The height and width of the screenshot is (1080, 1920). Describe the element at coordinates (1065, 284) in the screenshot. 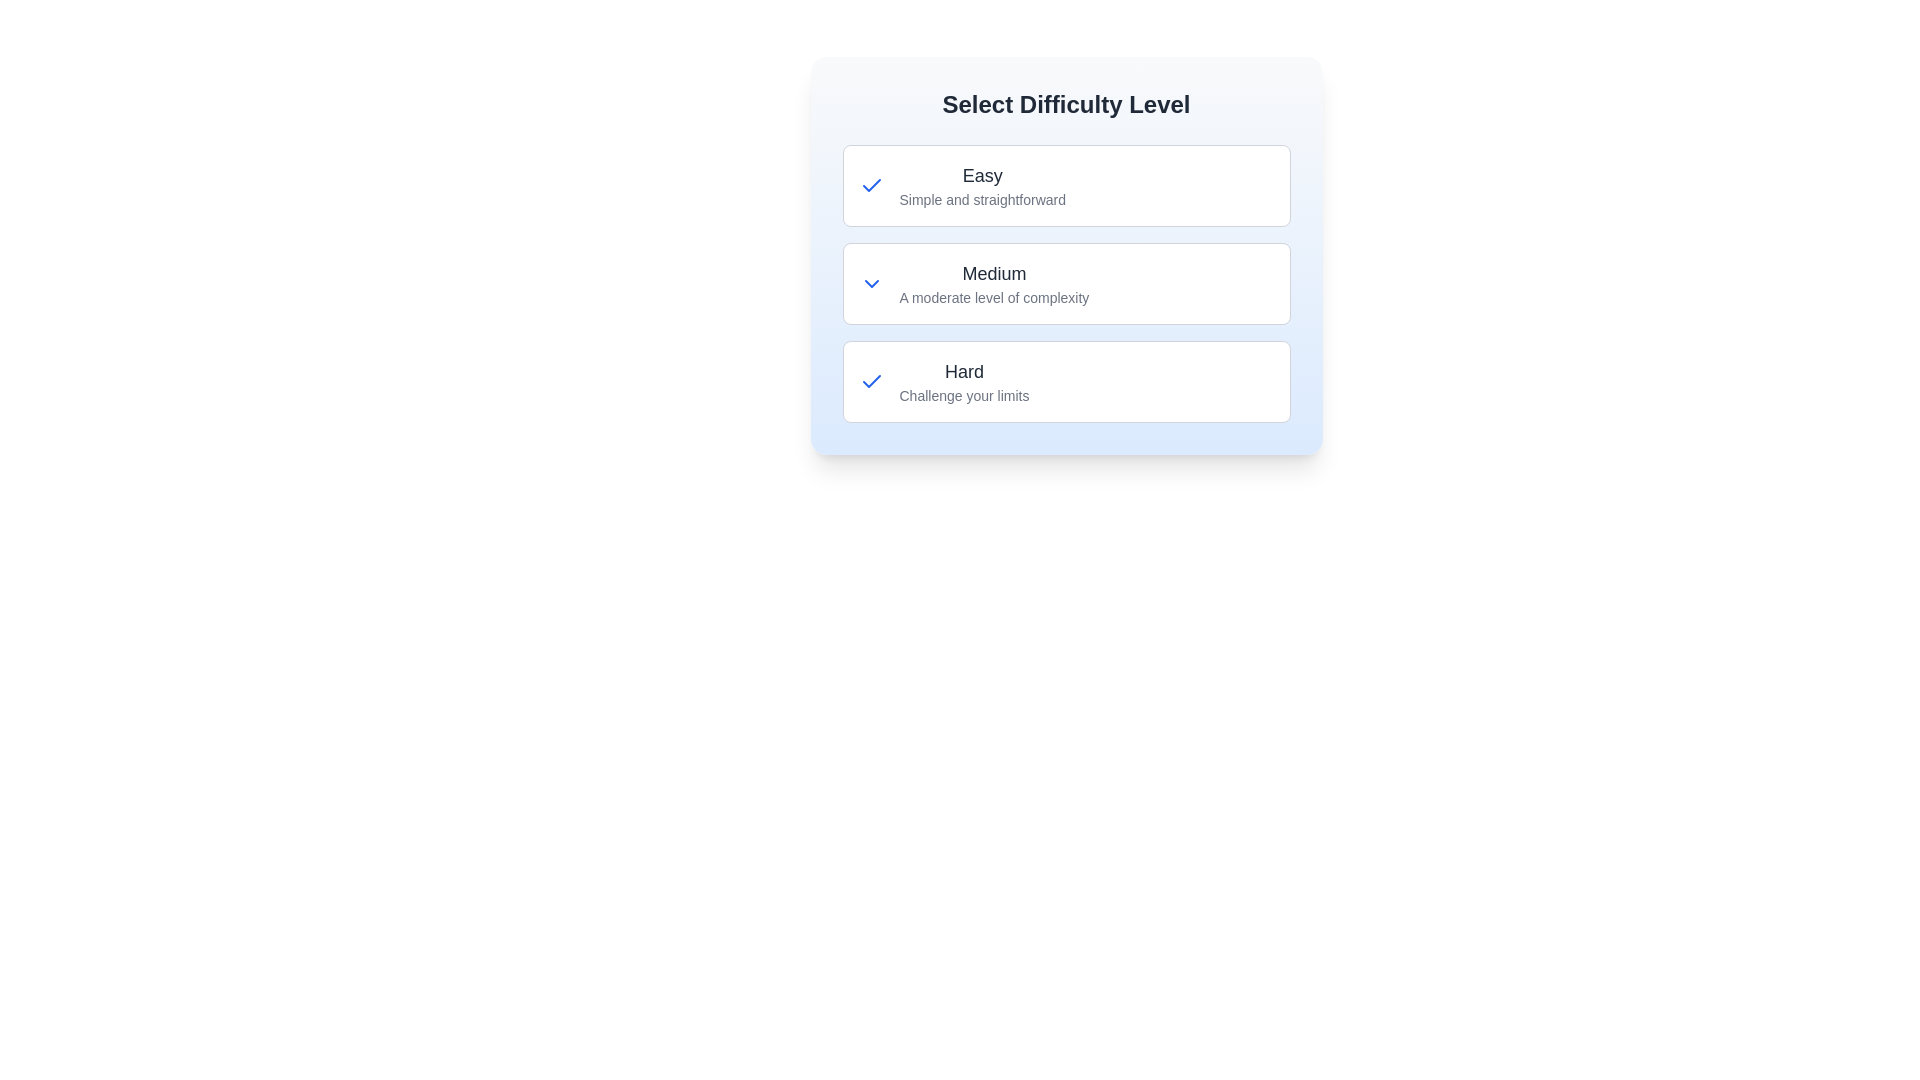

I see `the 'Medium' selectable difficulty option card, which is the second item in a vertical list of difficulty options` at that location.